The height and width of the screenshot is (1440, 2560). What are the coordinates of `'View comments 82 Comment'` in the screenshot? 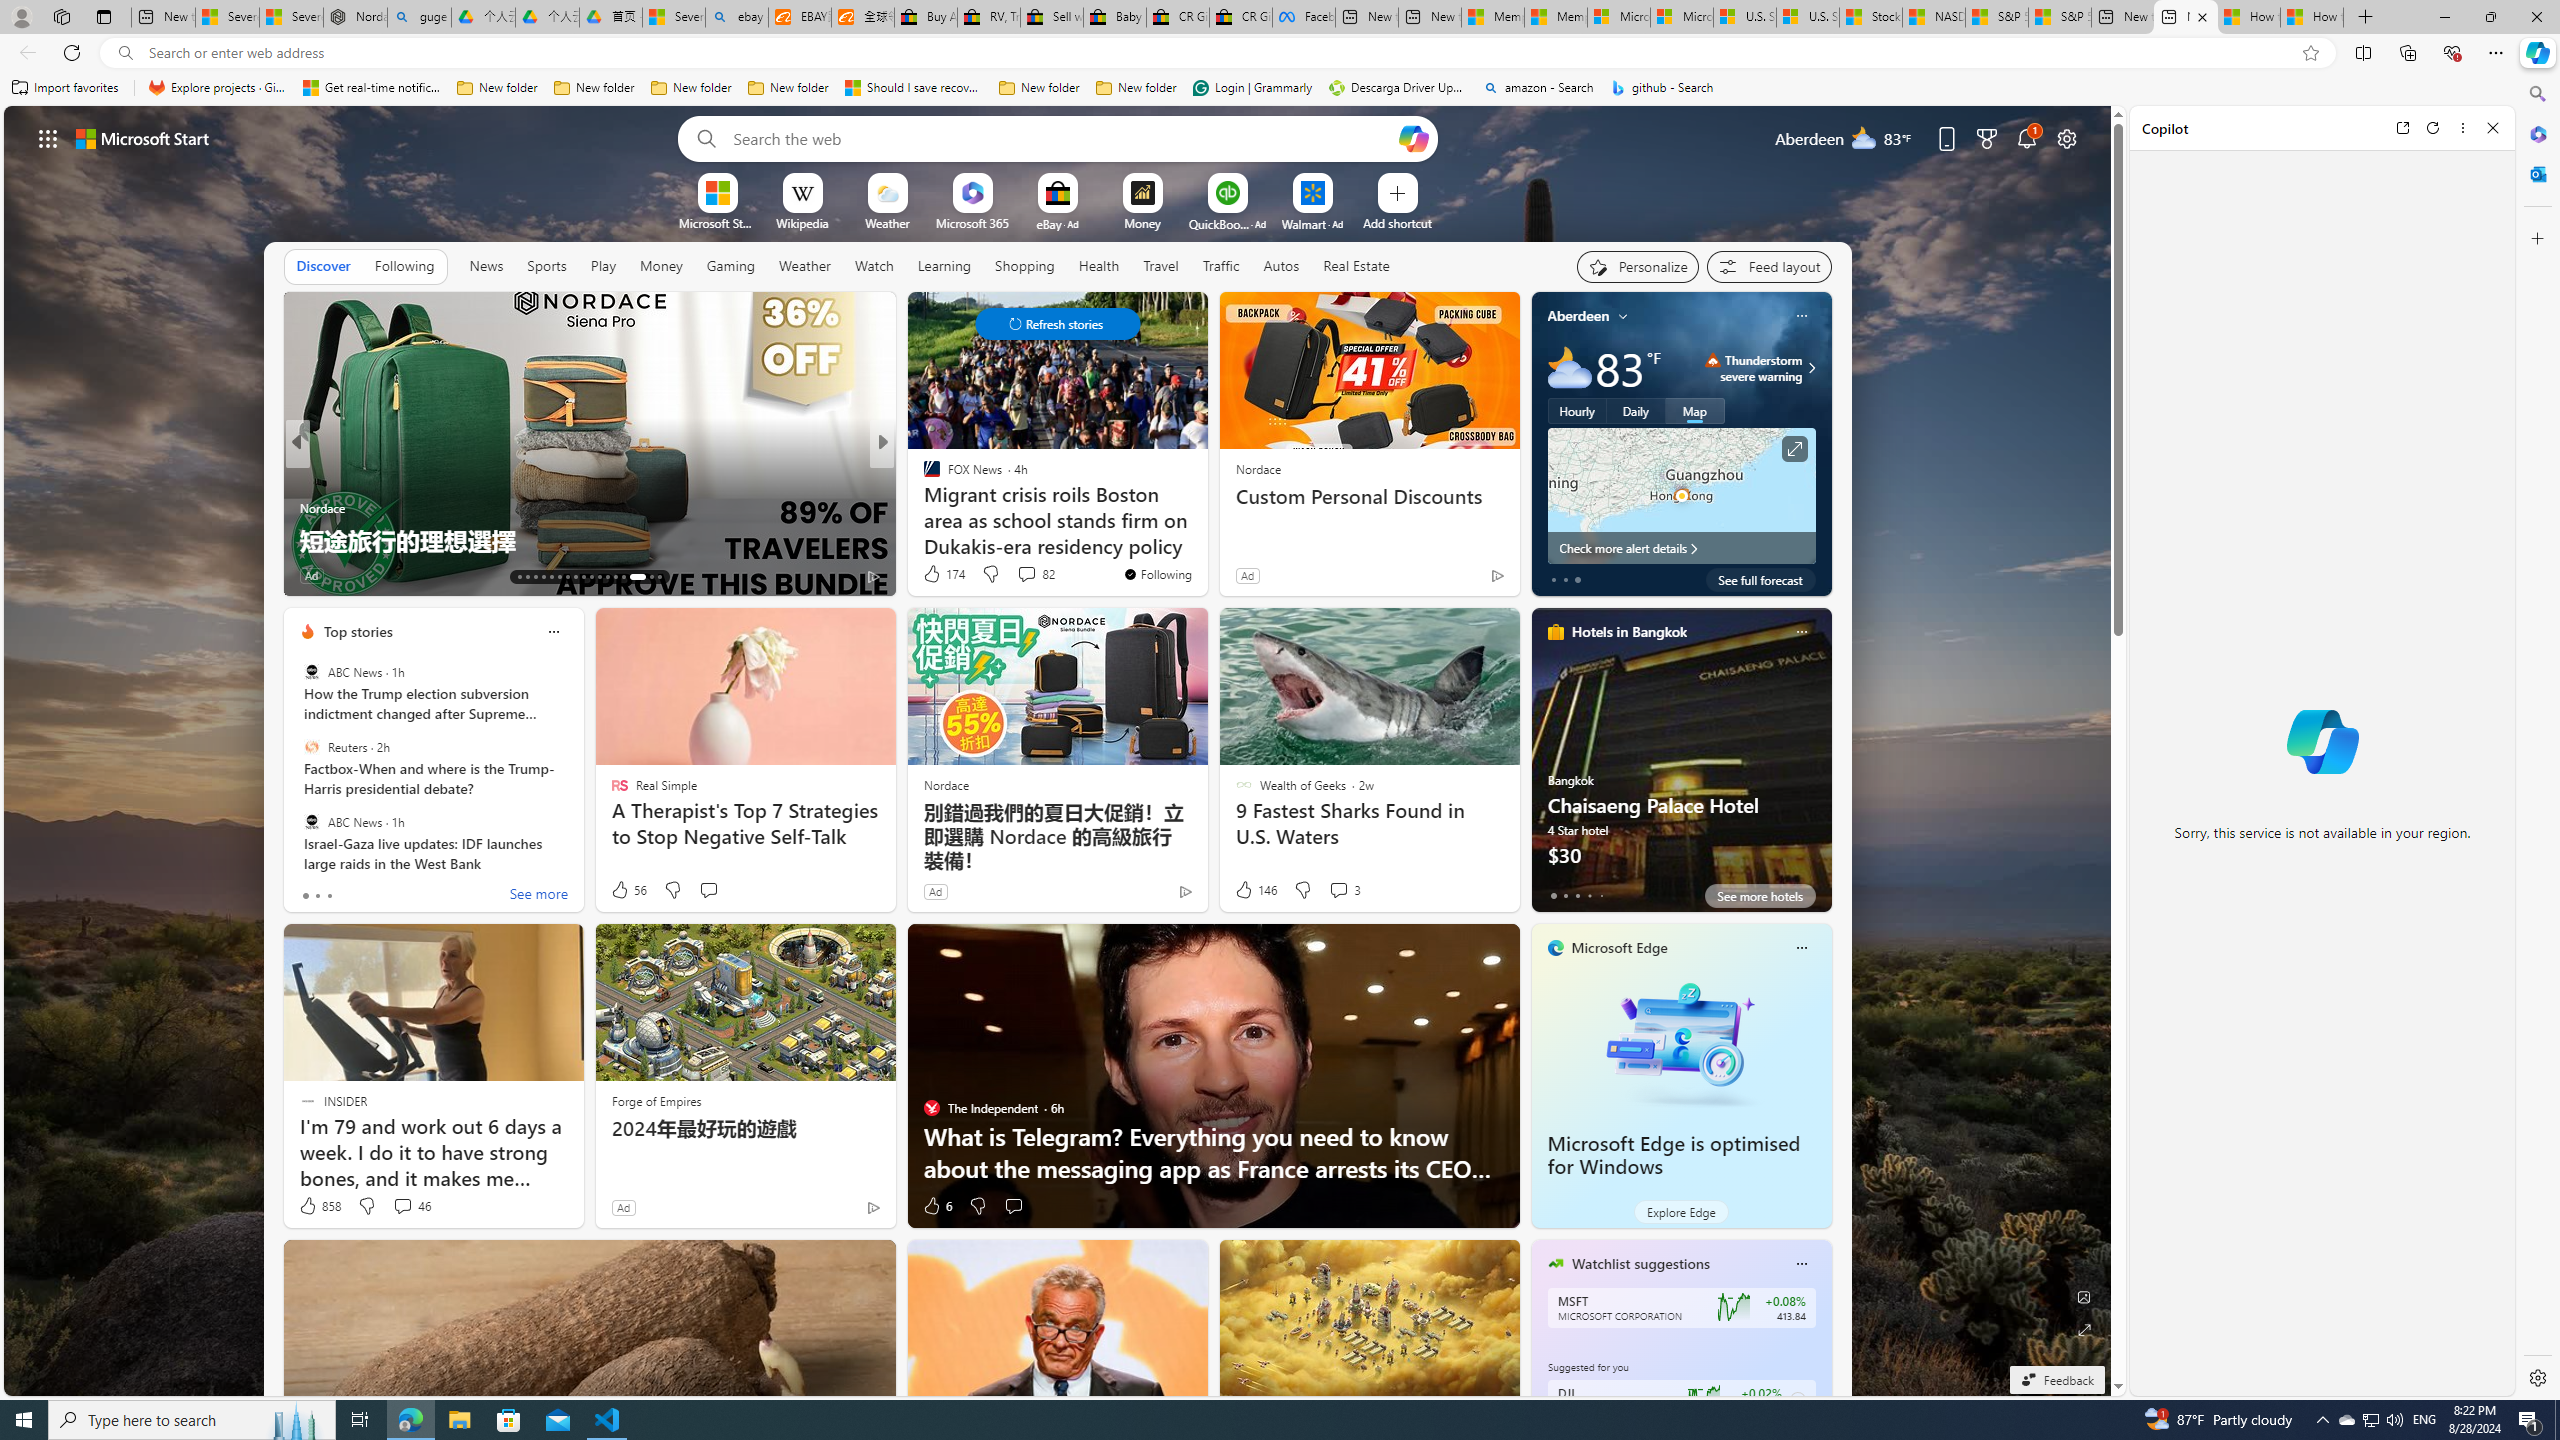 It's located at (1035, 572).